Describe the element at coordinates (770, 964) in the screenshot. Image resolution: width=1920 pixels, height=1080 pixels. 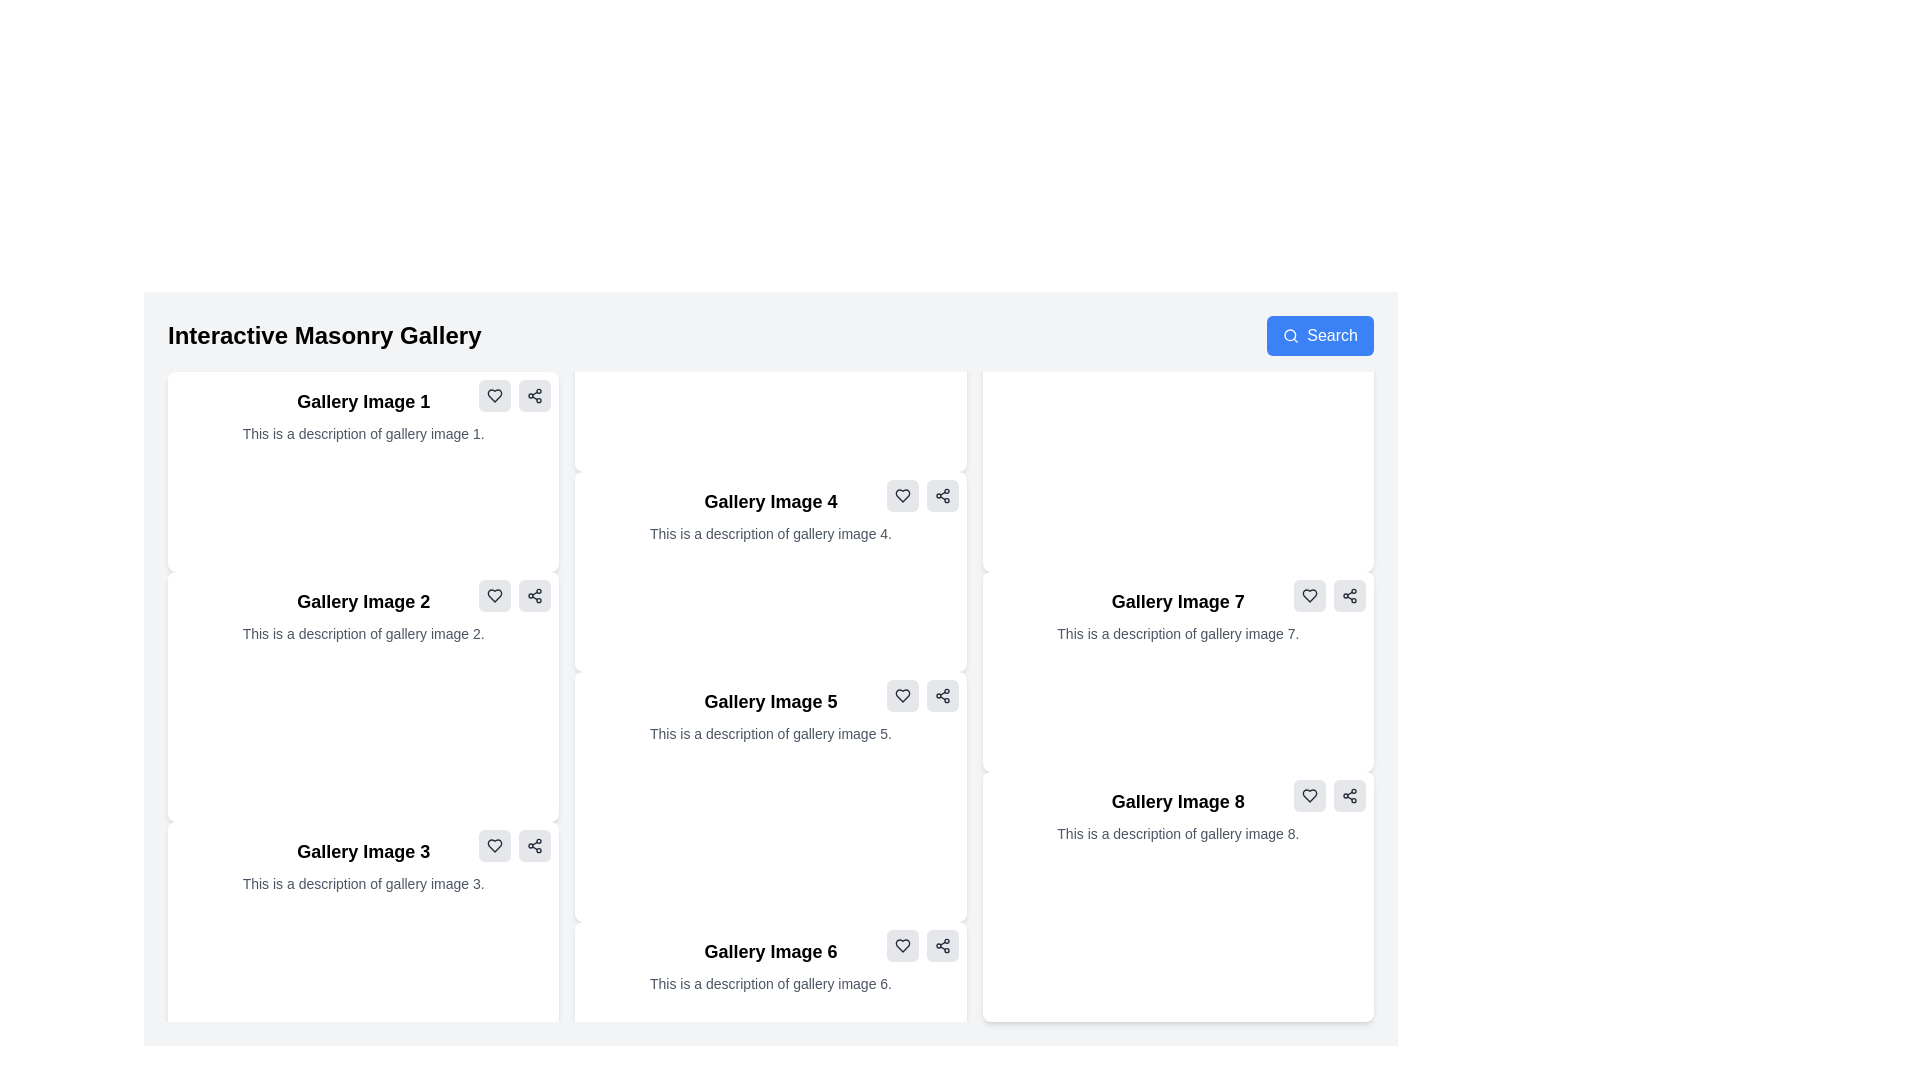
I see `label and description text for gallery image 6, located in the sixth card of the masonry gallery layout at the bottom row of the left column` at that location.